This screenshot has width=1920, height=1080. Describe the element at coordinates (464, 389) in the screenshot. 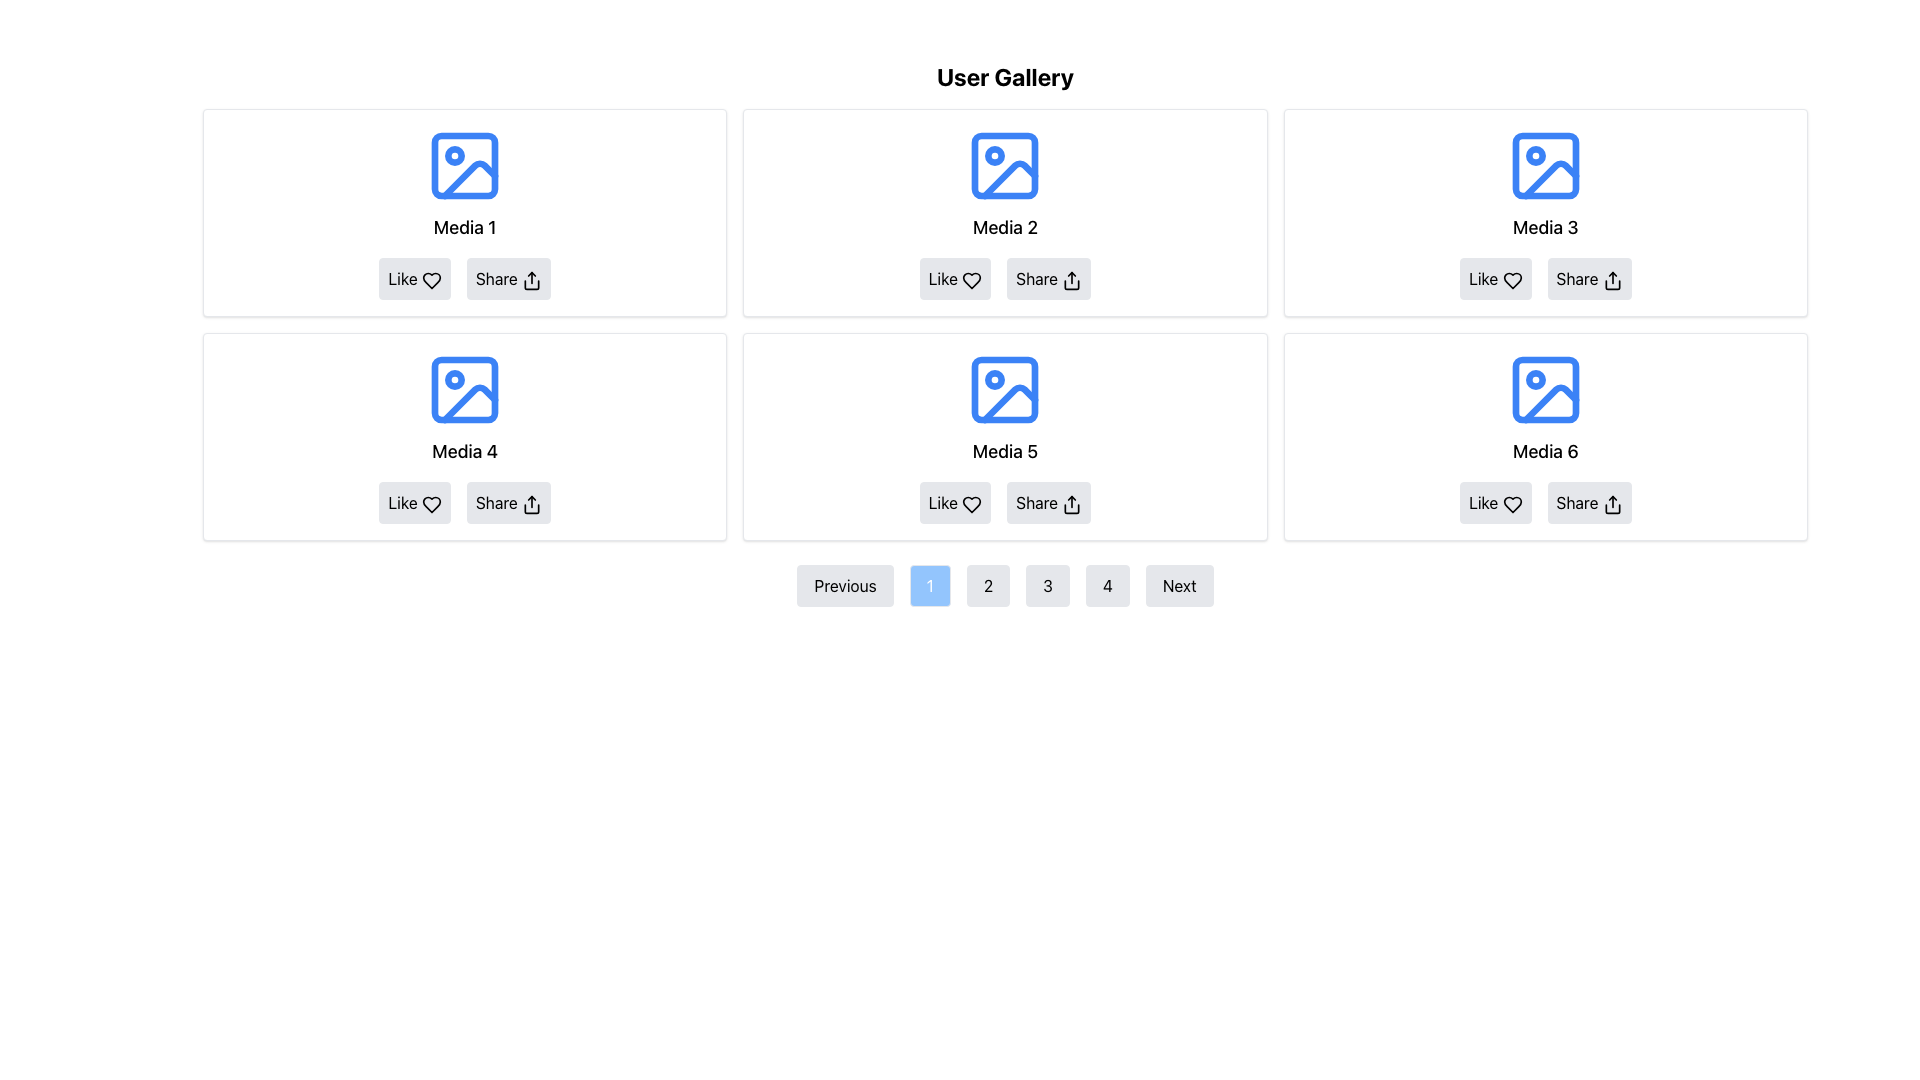

I see `the media icon for 'Media 4', which is located in the second row and first column of the media gallery grid` at that location.